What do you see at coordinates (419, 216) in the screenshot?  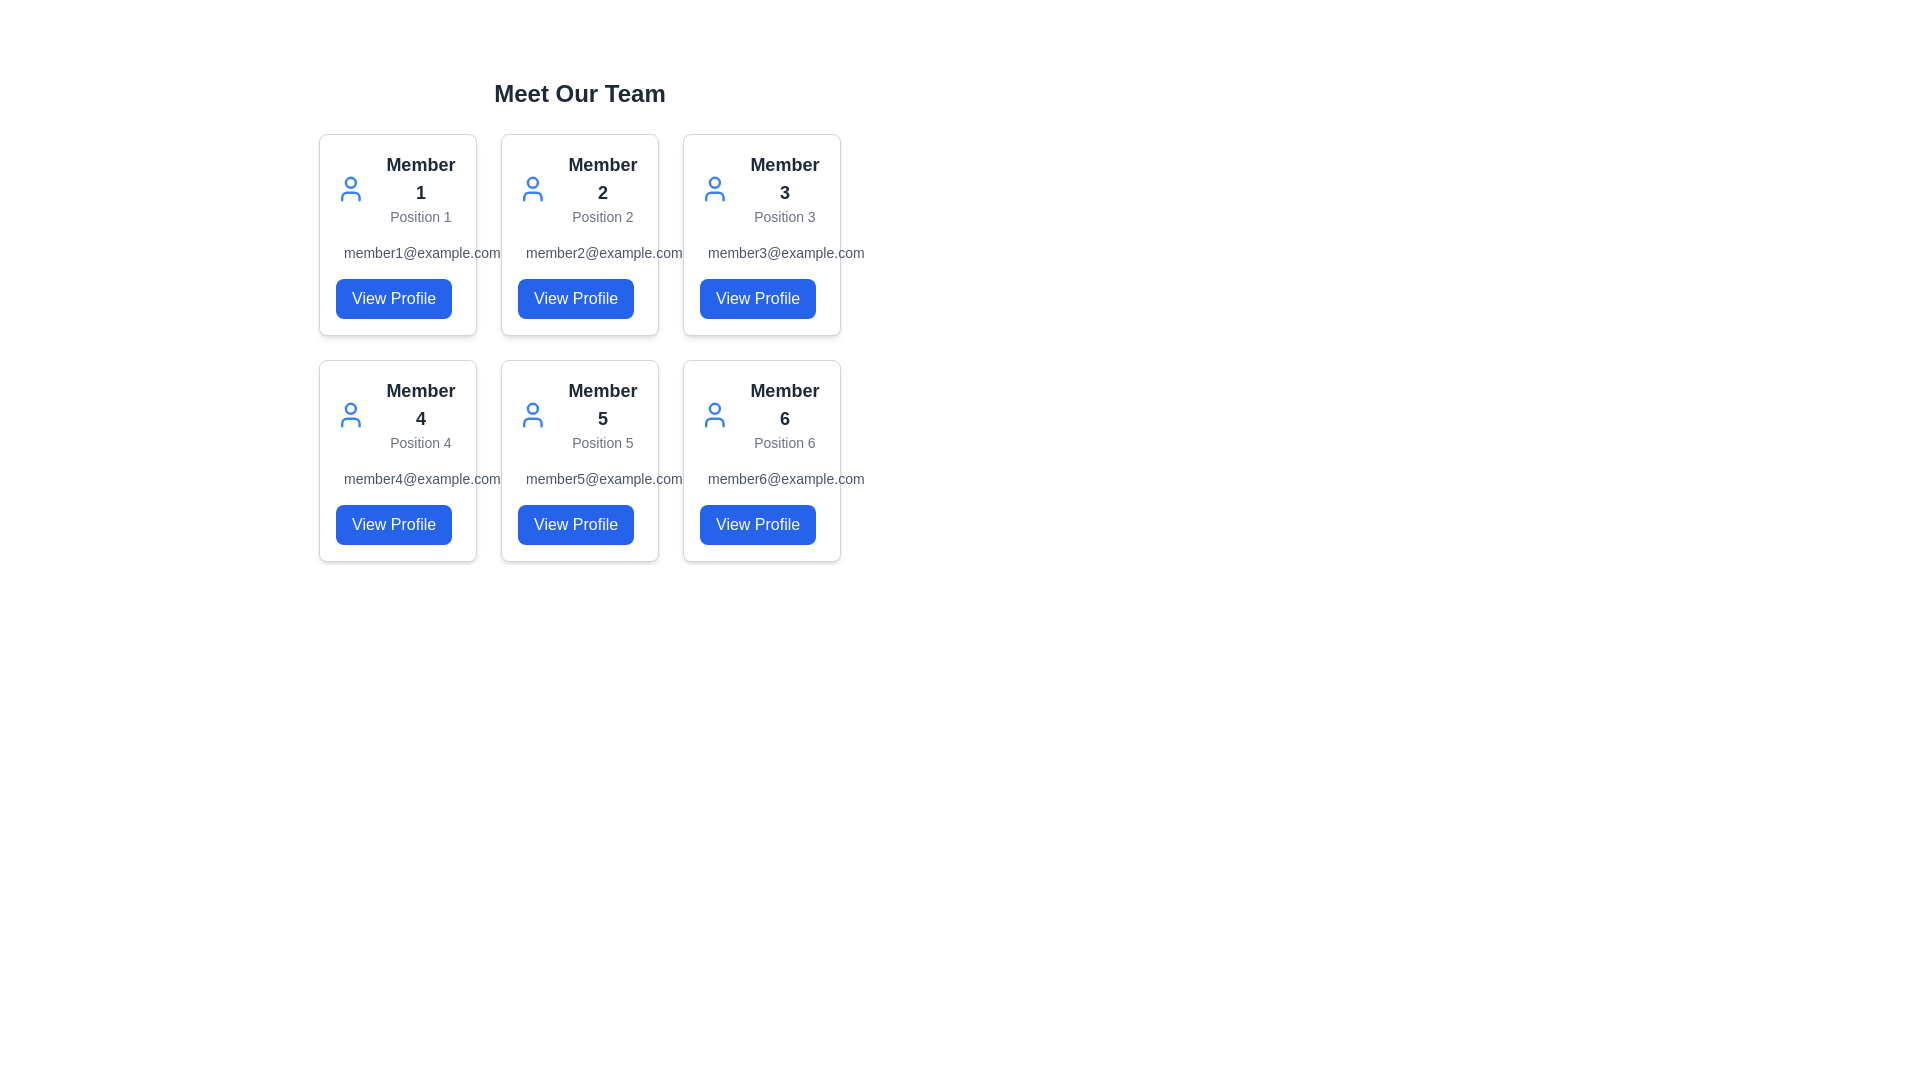 I see `the static text label displaying the position or role associated with 'Member 1' in the top-left card of the team grid` at bounding box center [419, 216].